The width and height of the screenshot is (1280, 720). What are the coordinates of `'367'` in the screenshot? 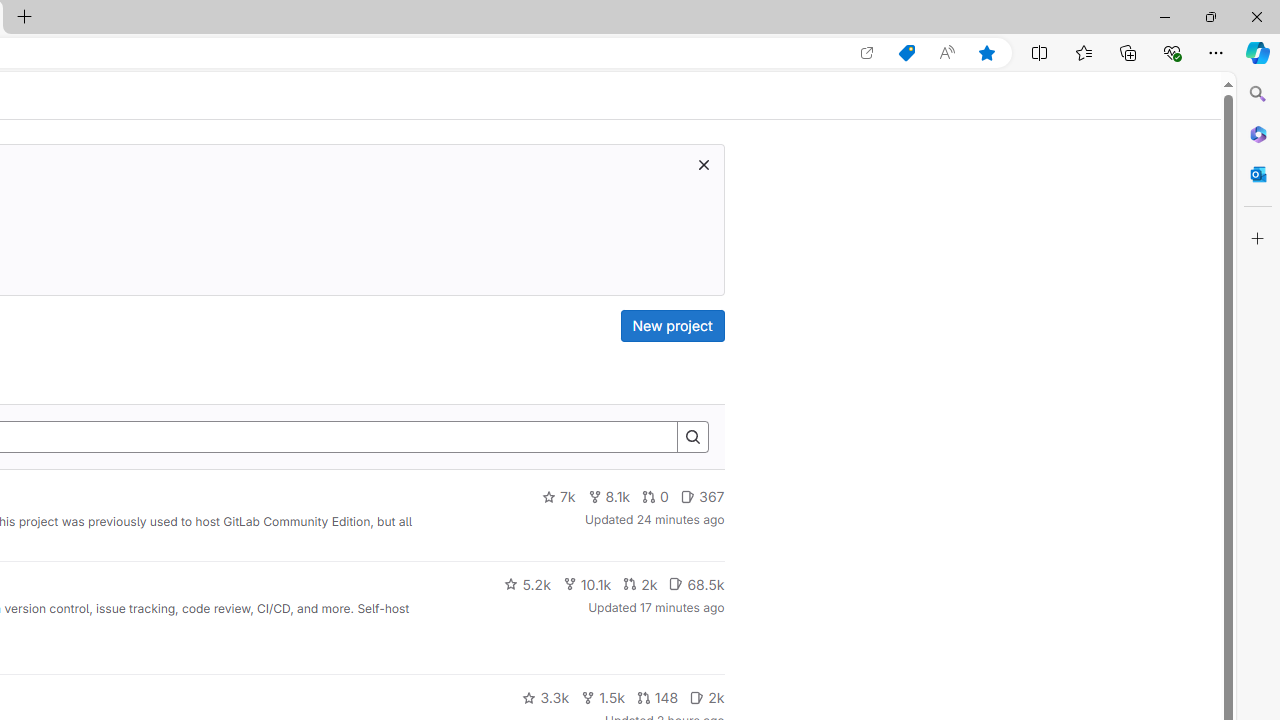 It's located at (702, 496).